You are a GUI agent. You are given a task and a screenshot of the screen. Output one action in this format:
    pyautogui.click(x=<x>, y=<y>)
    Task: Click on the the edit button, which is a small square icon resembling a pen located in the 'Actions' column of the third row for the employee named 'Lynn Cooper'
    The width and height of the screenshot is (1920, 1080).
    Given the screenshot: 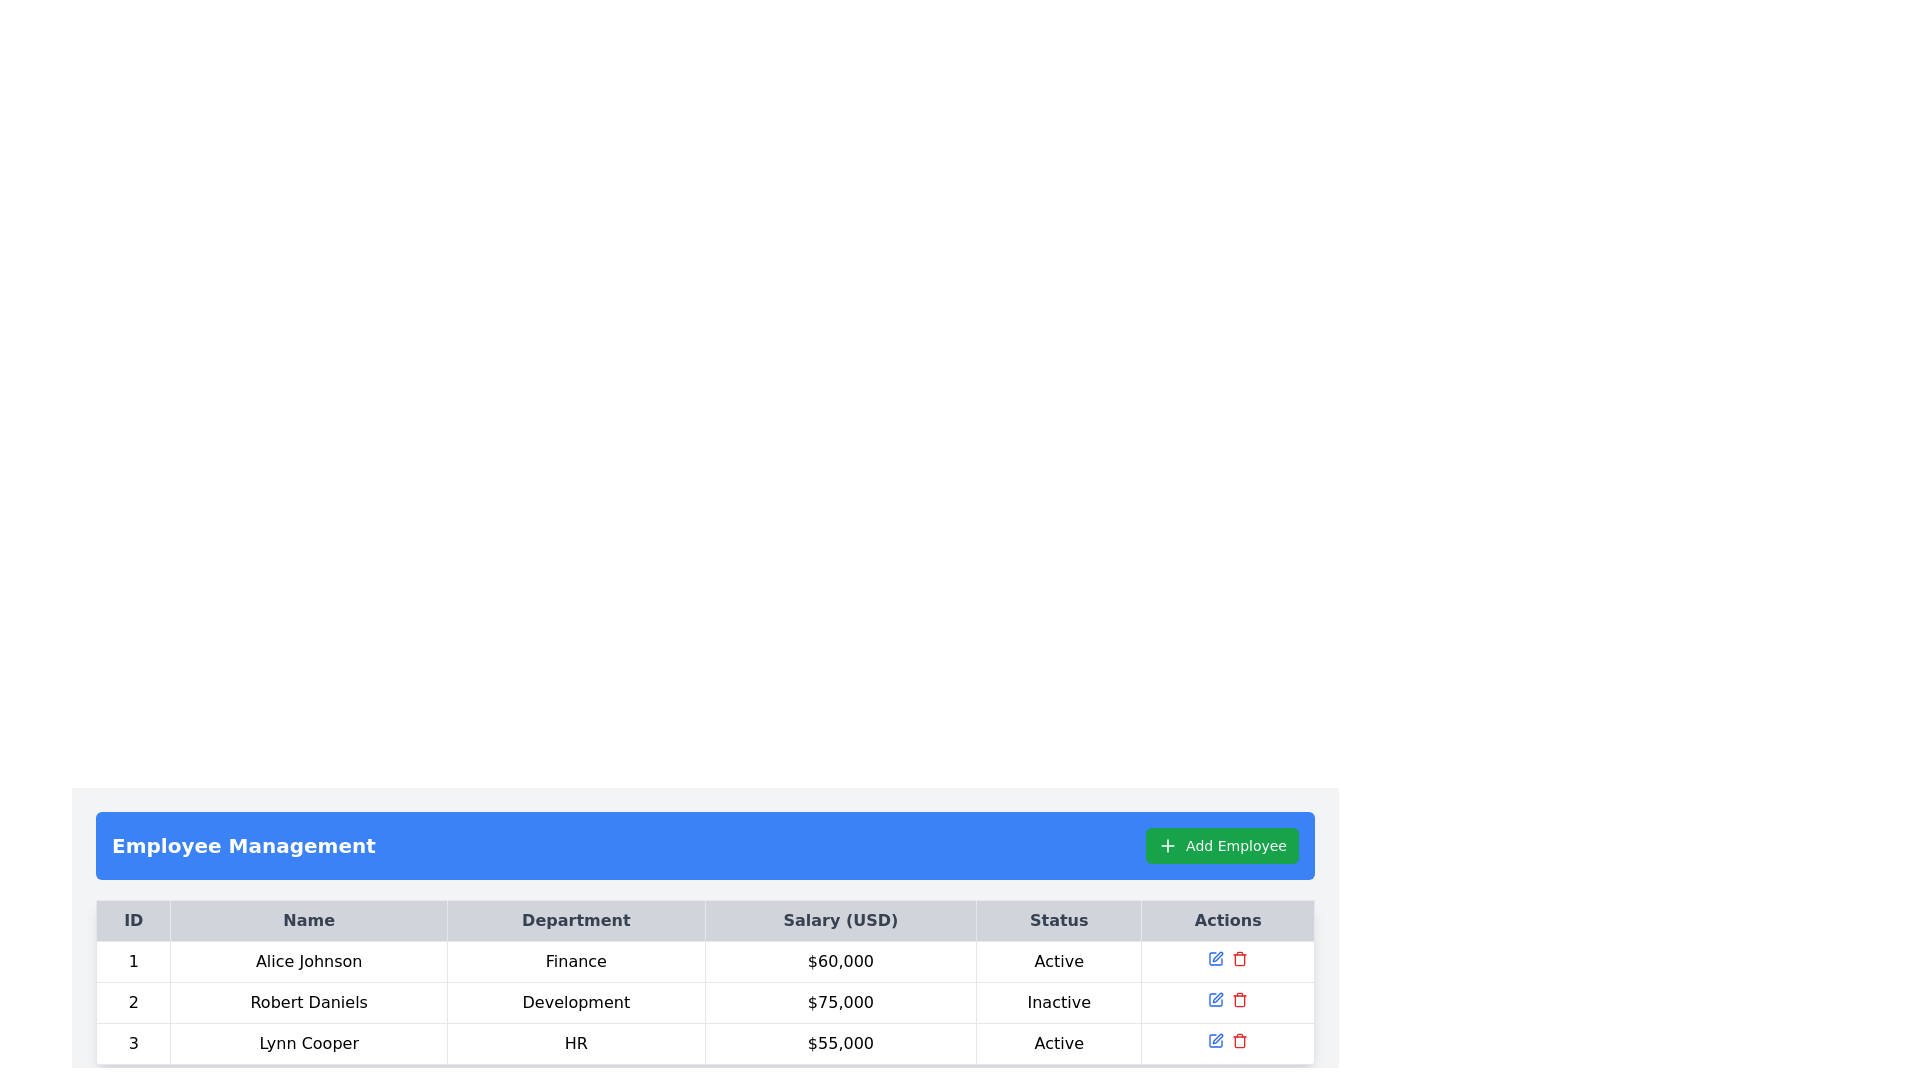 What is the action you would take?
    pyautogui.click(x=1217, y=955)
    